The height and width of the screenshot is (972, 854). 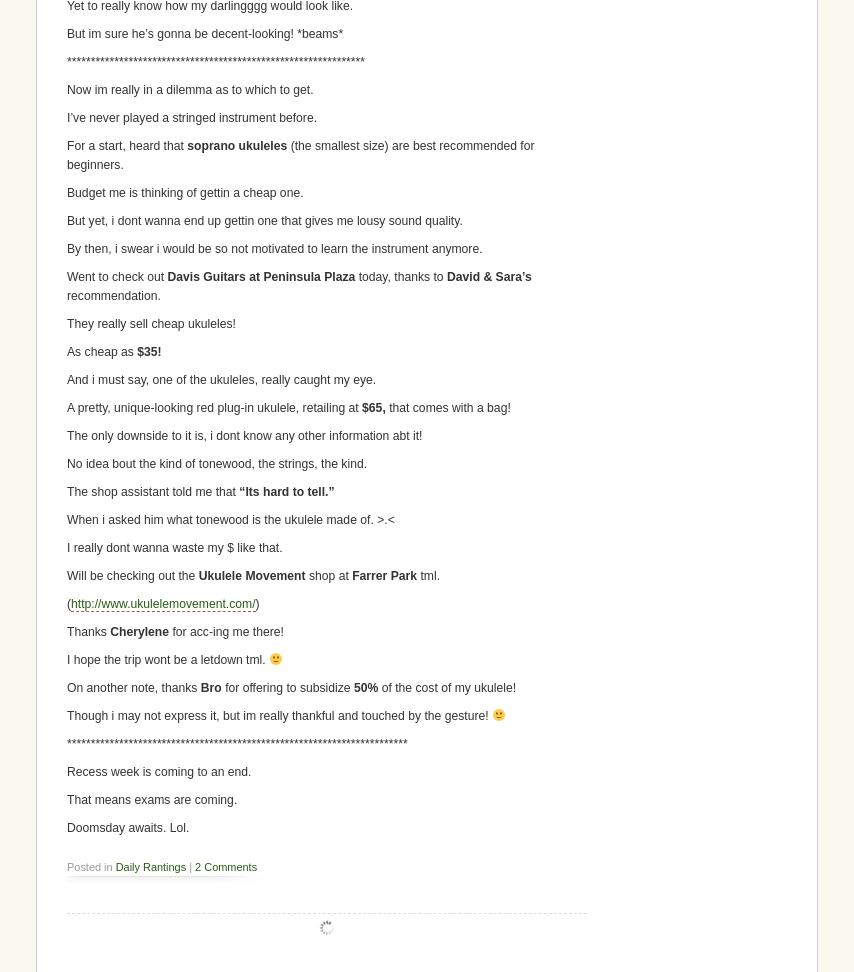 What do you see at coordinates (190, 116) in the screenshot?
I see `'I’ve never played a stringed instrument before.'` at bounding box center [190, 116].